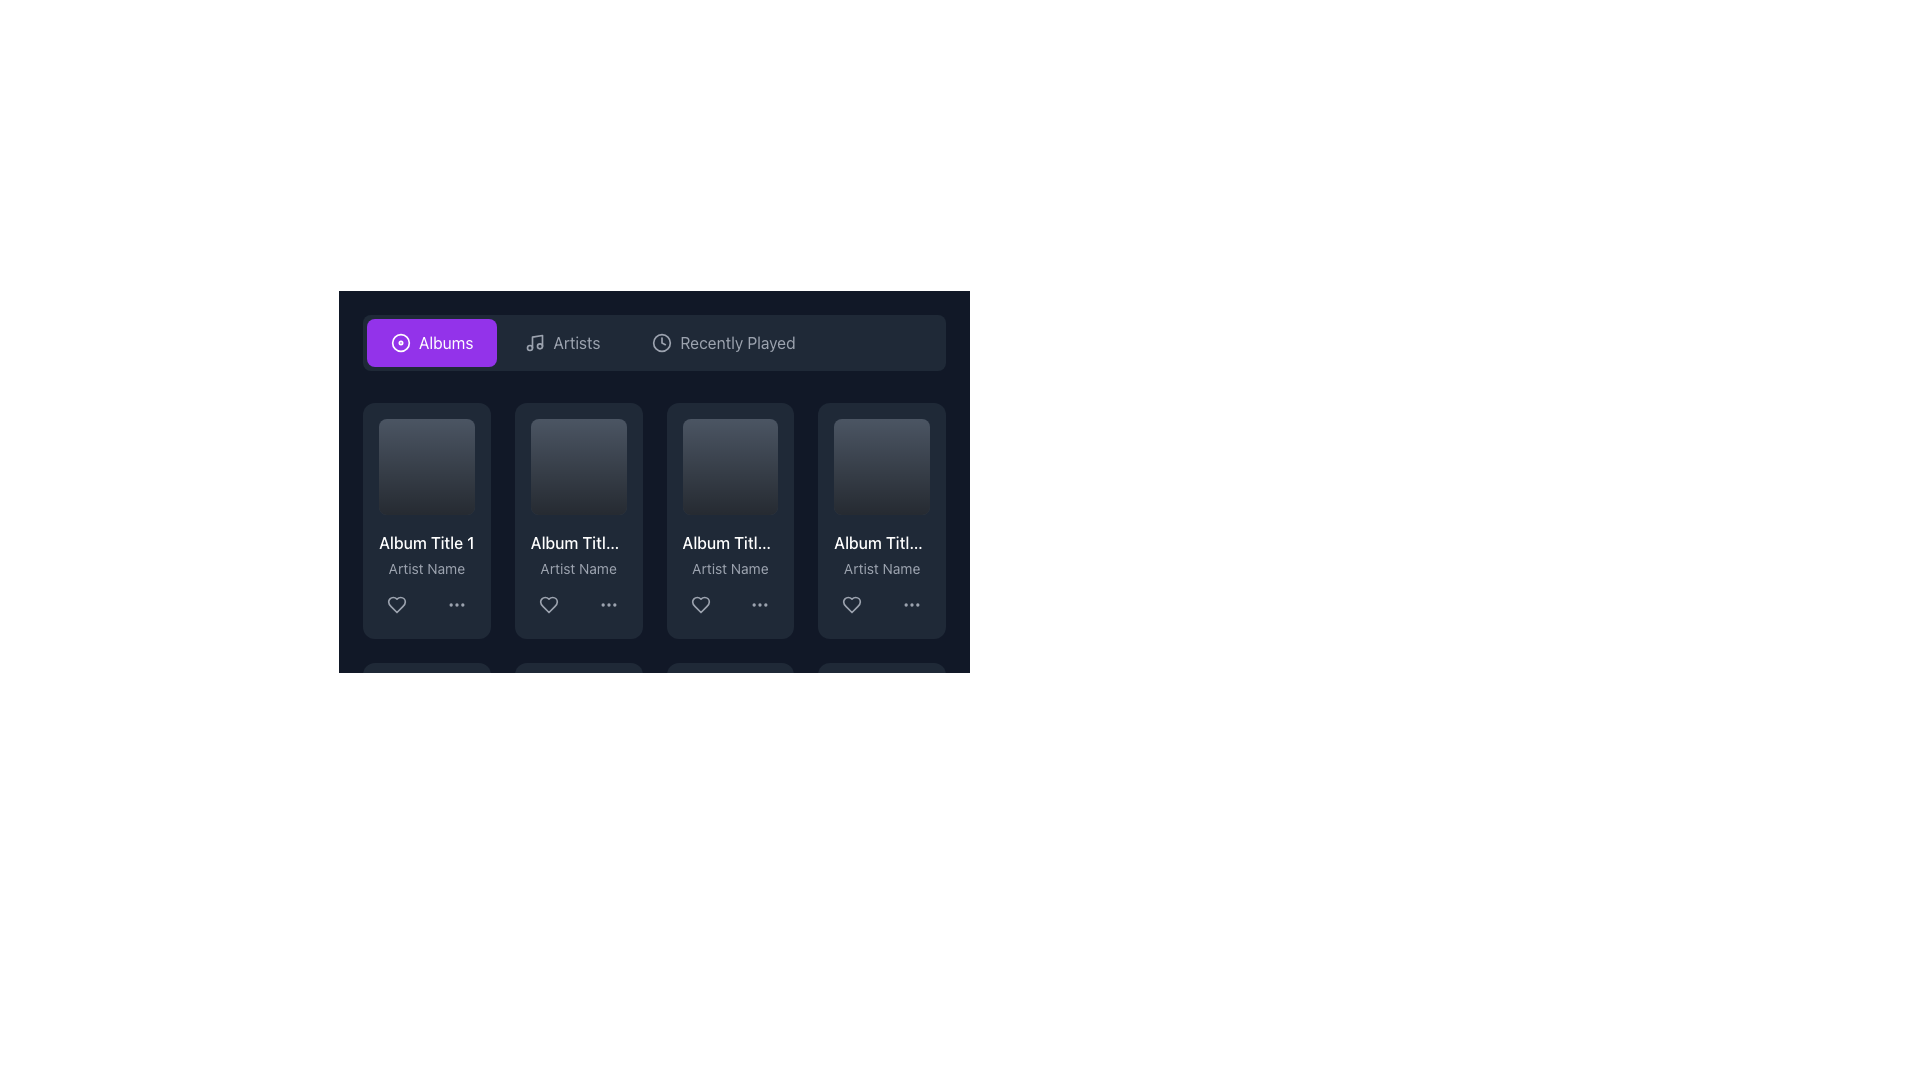 The height and width of the screenshot is (1080, 1920). Describe the element at coordinates (662, 342) in the screenshot. I see `the SVG circle representing the clock icon within the 'Recently Played' button in the navigation bar` at that location.